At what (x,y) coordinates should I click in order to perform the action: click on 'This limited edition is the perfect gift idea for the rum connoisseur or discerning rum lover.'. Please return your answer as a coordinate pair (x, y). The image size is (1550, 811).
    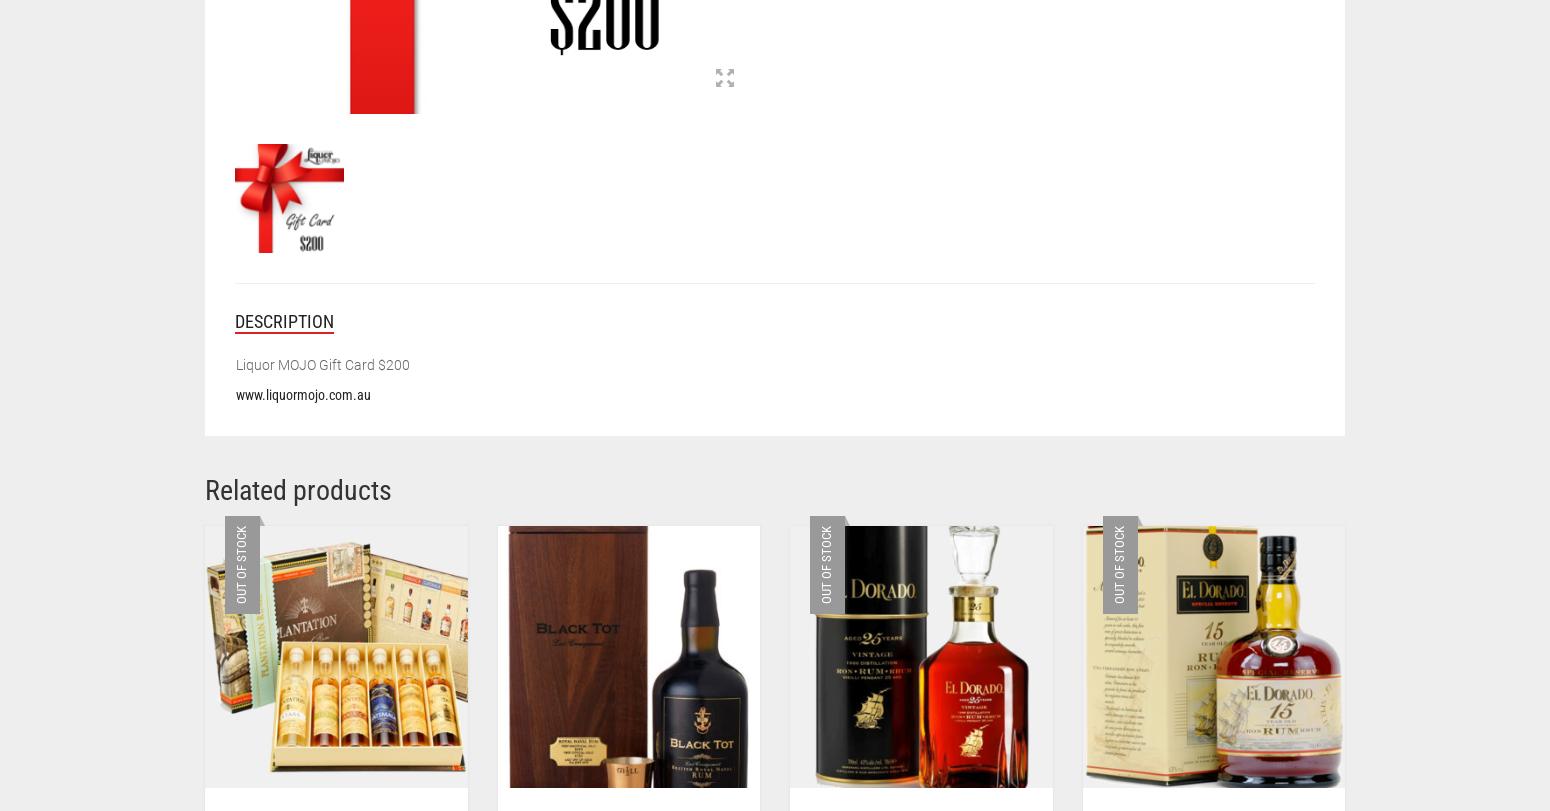
    Looking at the image, I should click on (1040, 163).